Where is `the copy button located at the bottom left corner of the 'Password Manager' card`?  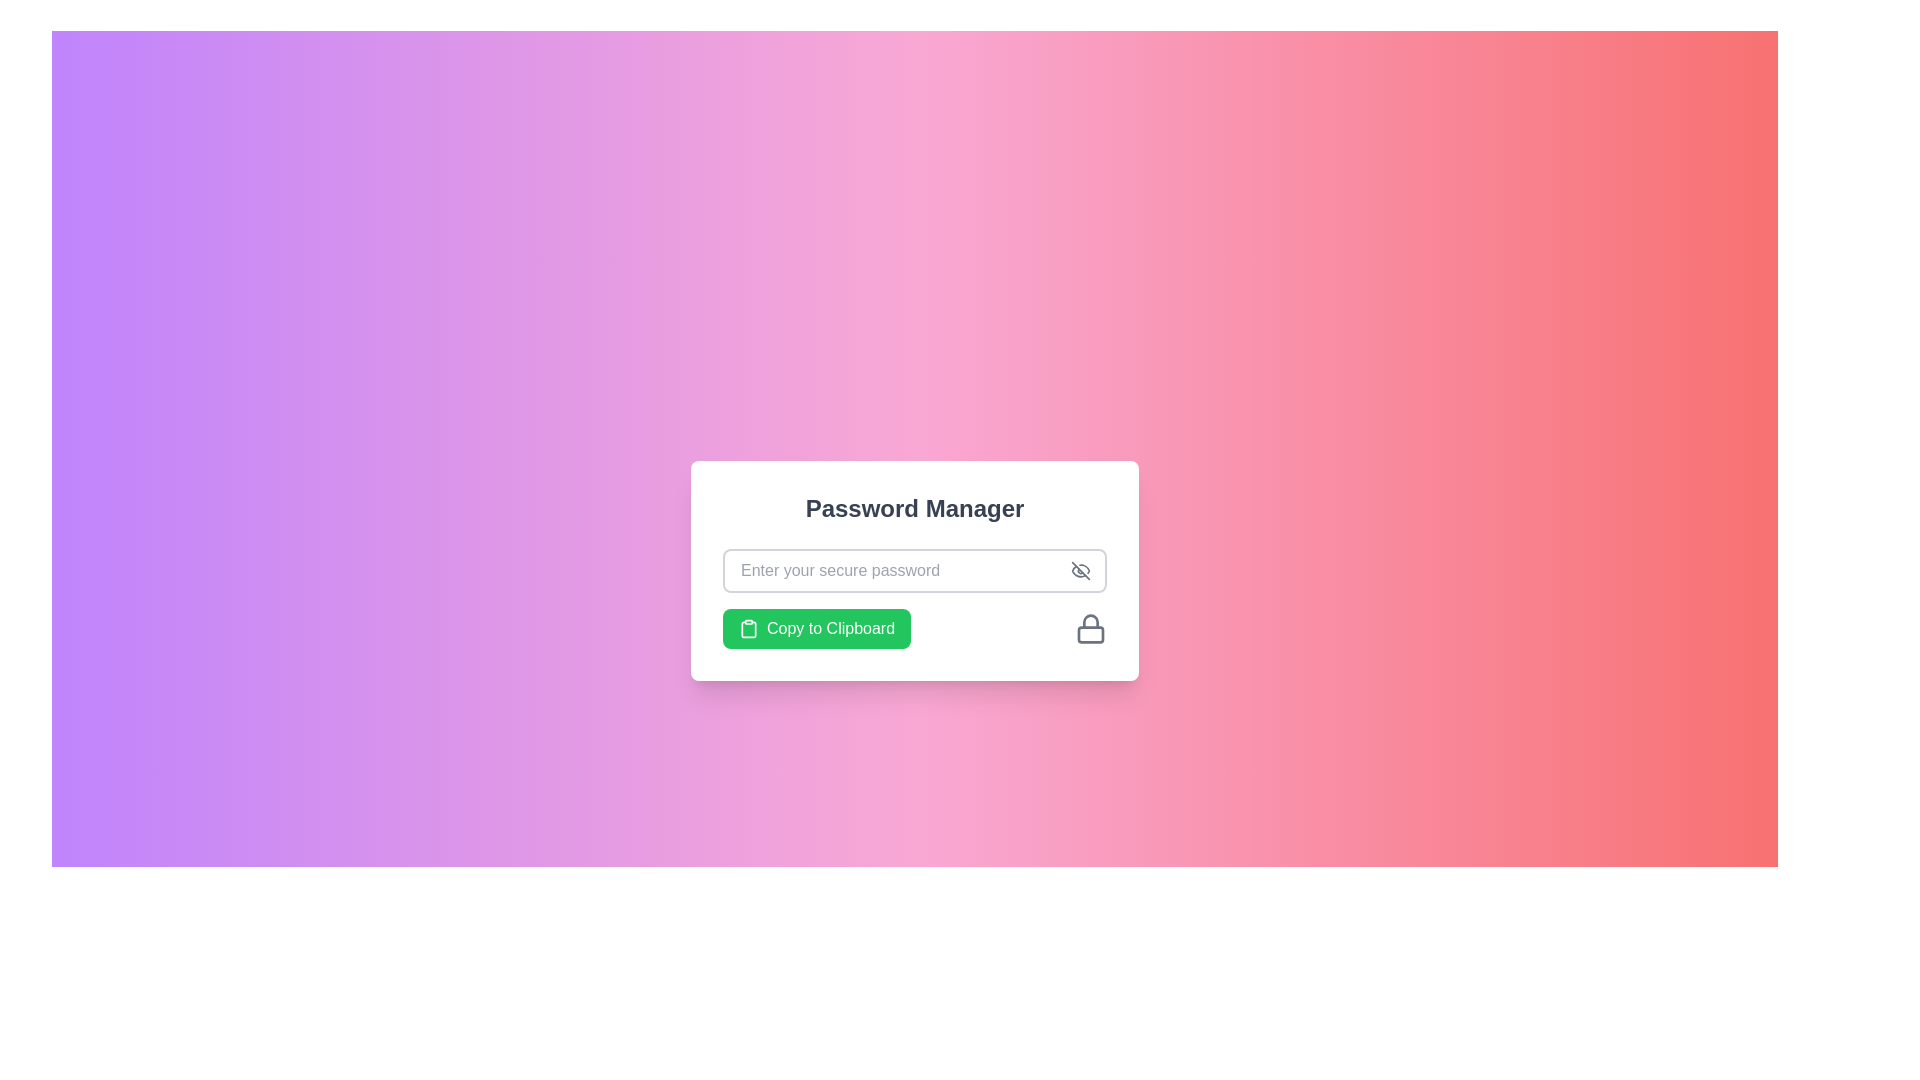 the copy button located at the bottom left corner of the 'Password Manager' card is located at coordinates (816, 627).